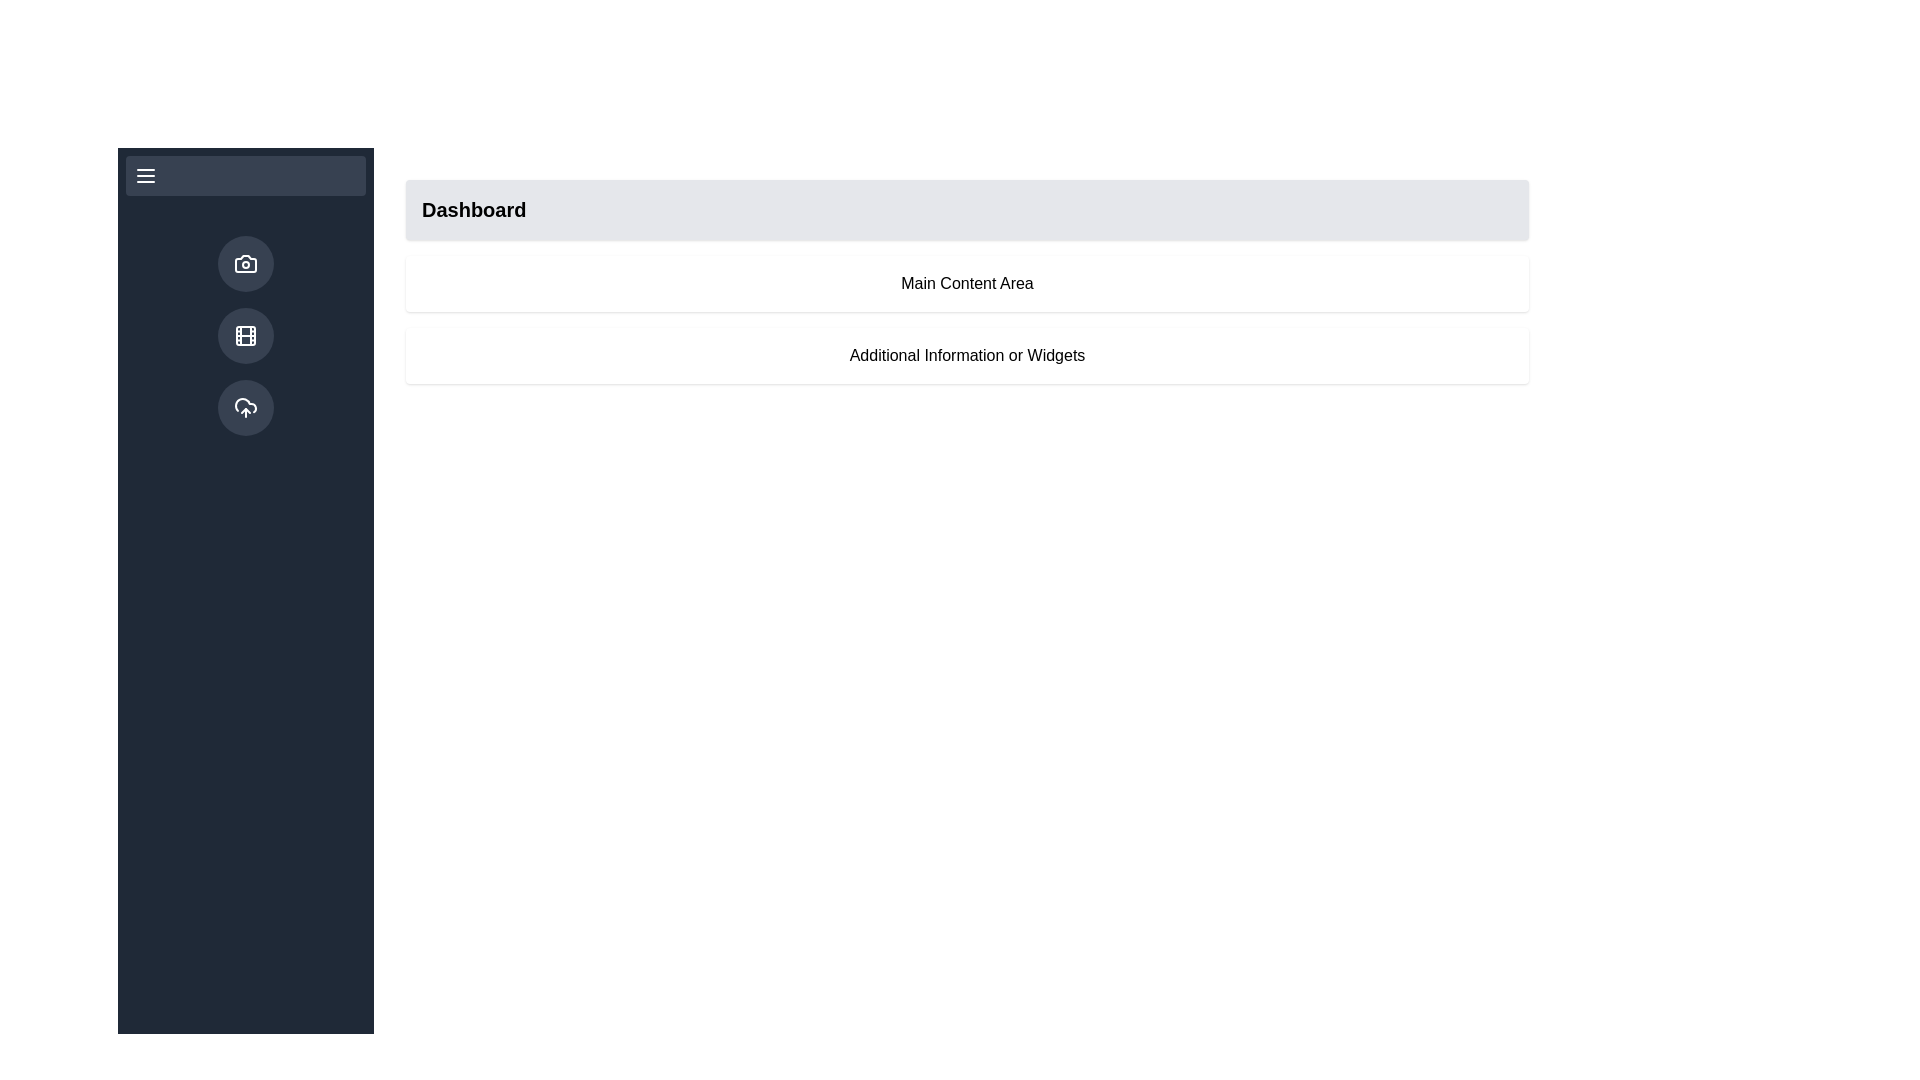 The height and width of the screenshot is (1080, 1920). I want to click on the second circular button in the dark blue left vertical navigation bar, so click(244, 334).